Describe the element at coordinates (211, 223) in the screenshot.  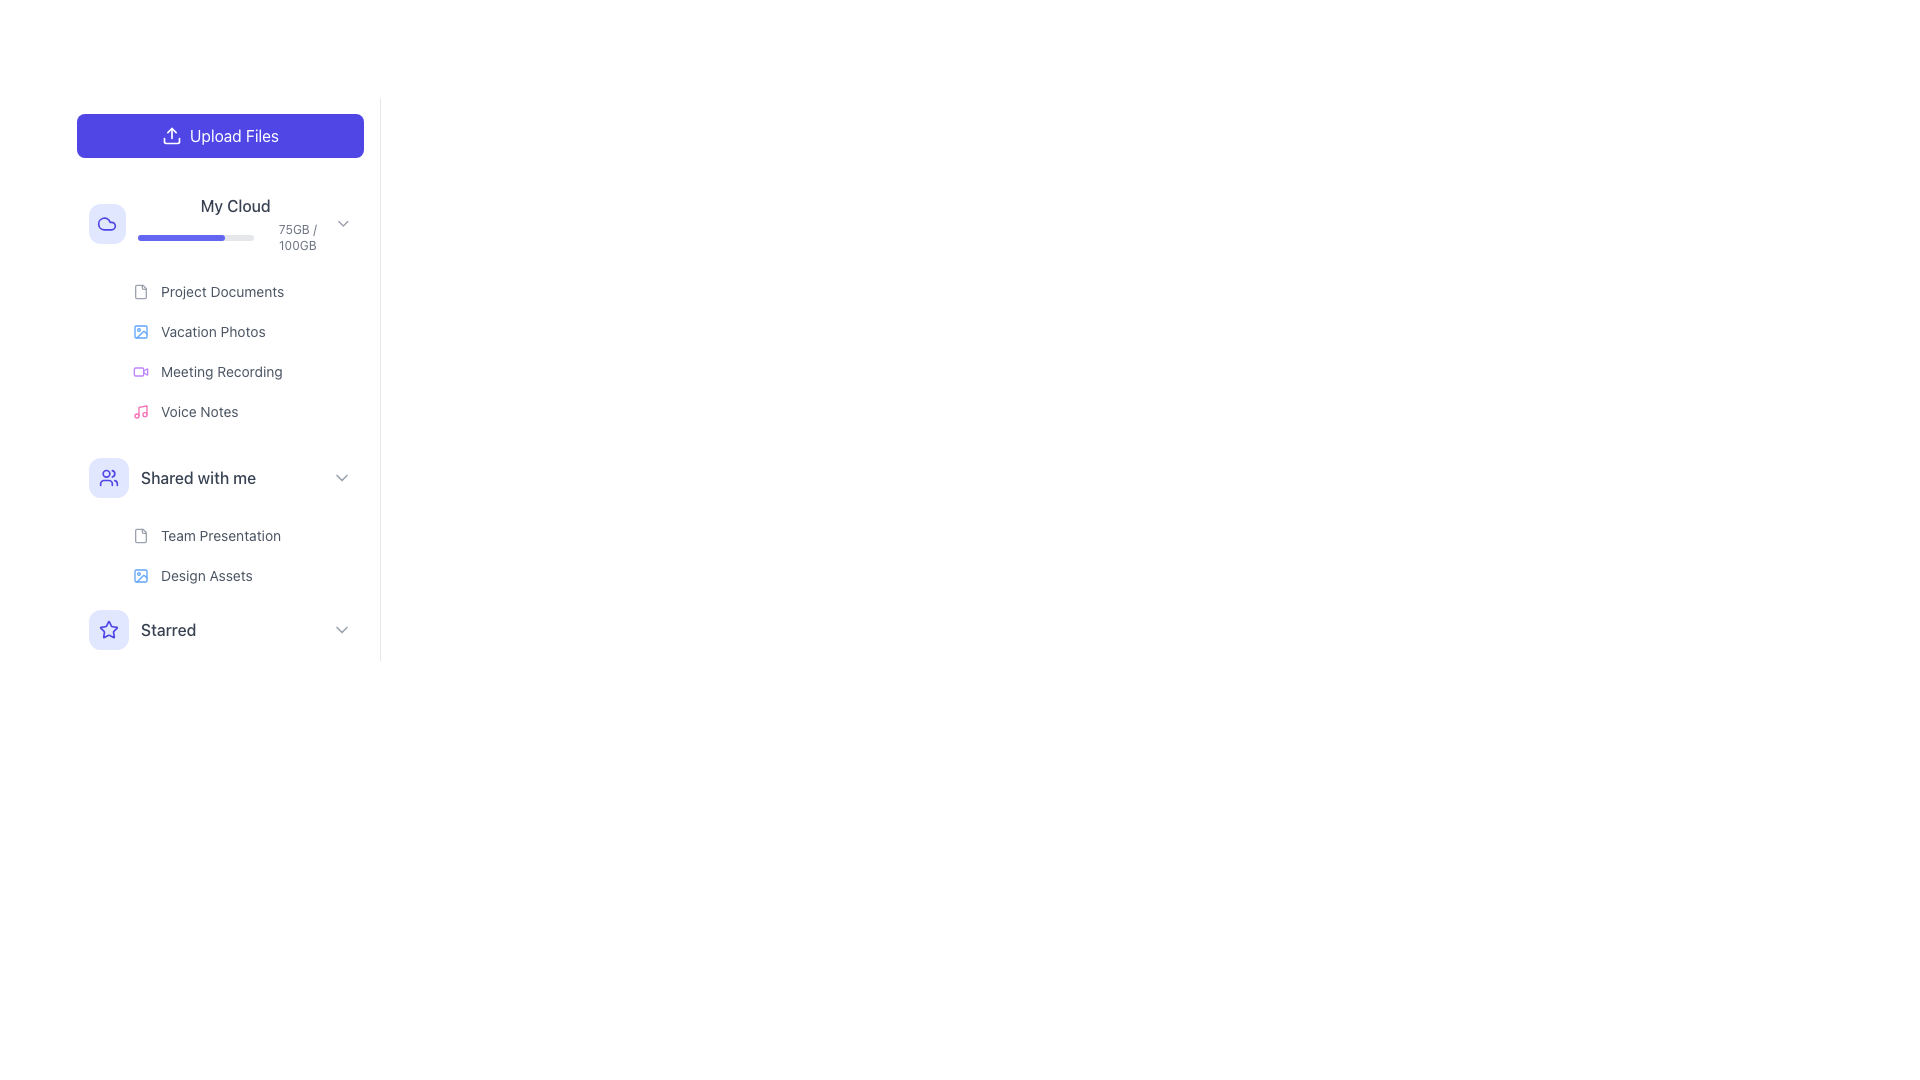
I see `the informational display component that shows the cloud icon, the text 'My Cloud', and a progress bar indicating '75GB / 100GB'` at that location.